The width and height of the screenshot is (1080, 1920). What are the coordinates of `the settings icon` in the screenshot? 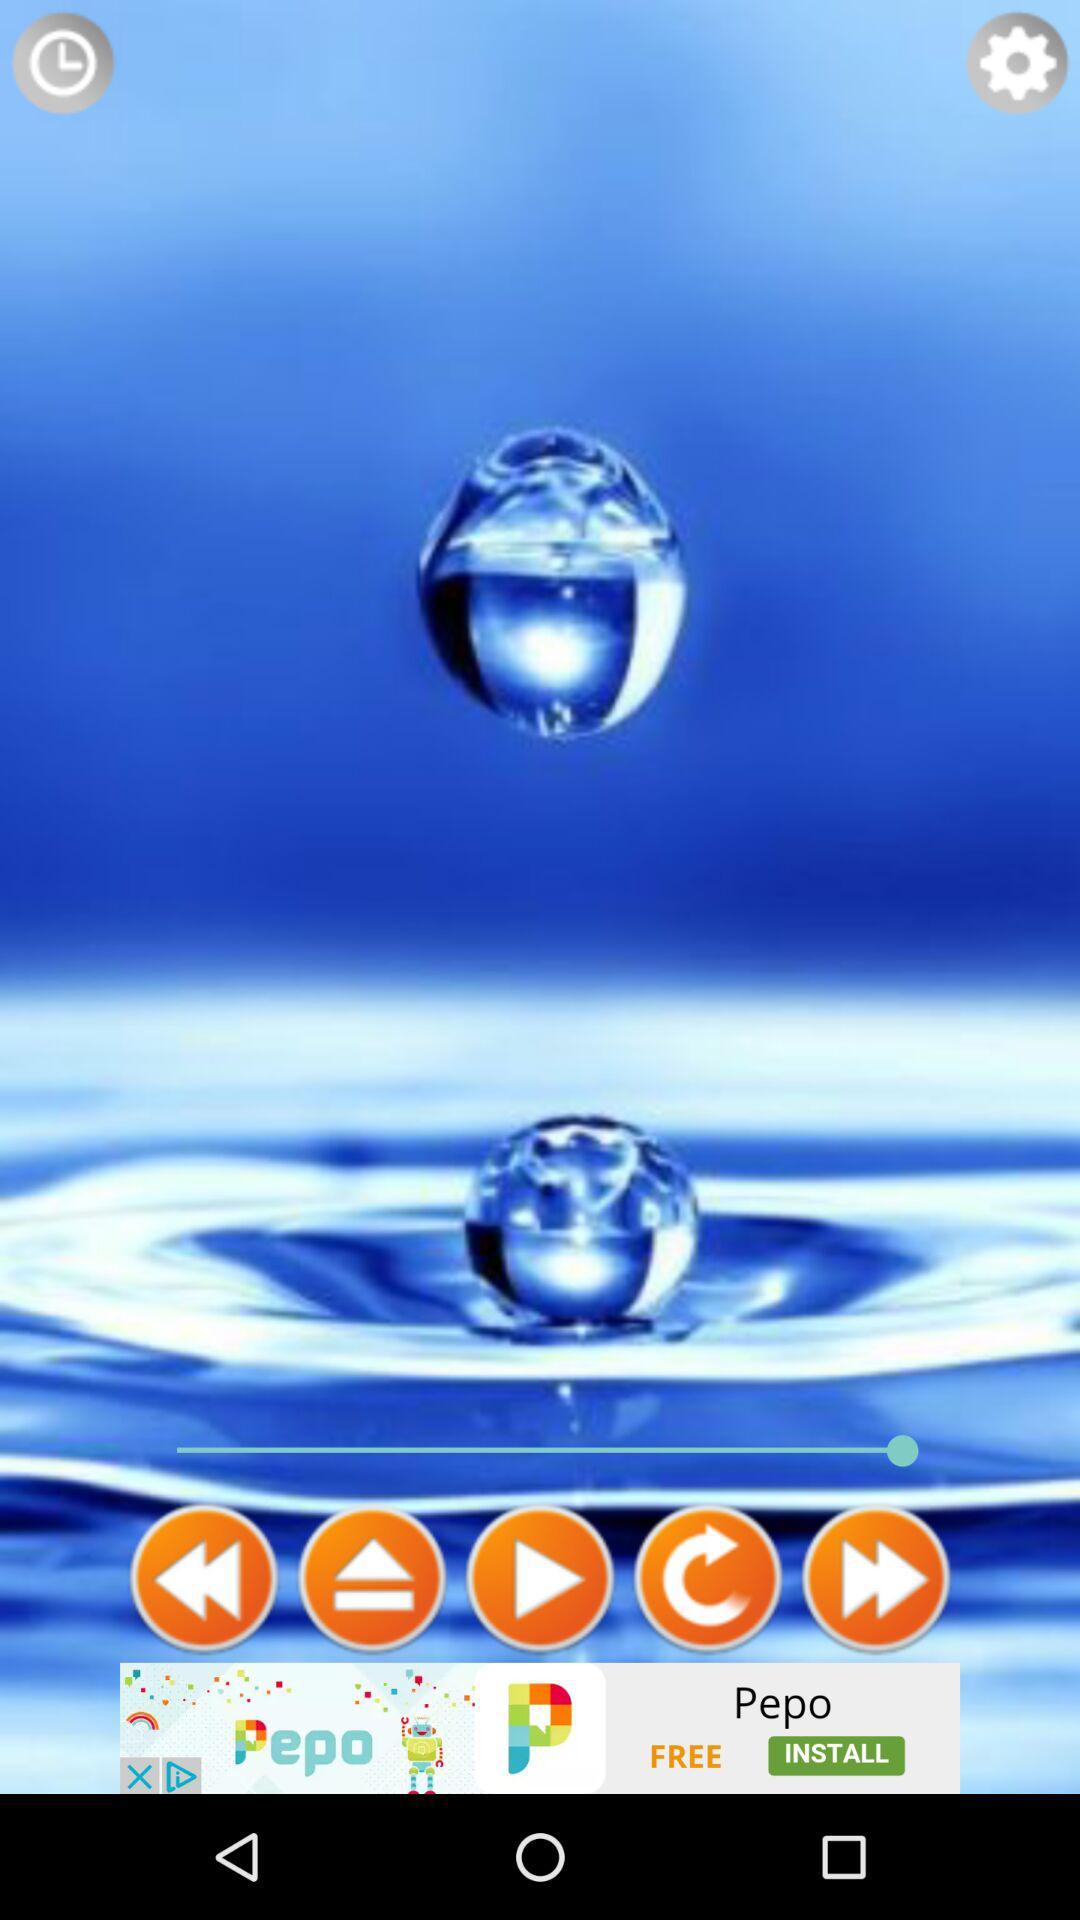 It's located at (1017, 67).